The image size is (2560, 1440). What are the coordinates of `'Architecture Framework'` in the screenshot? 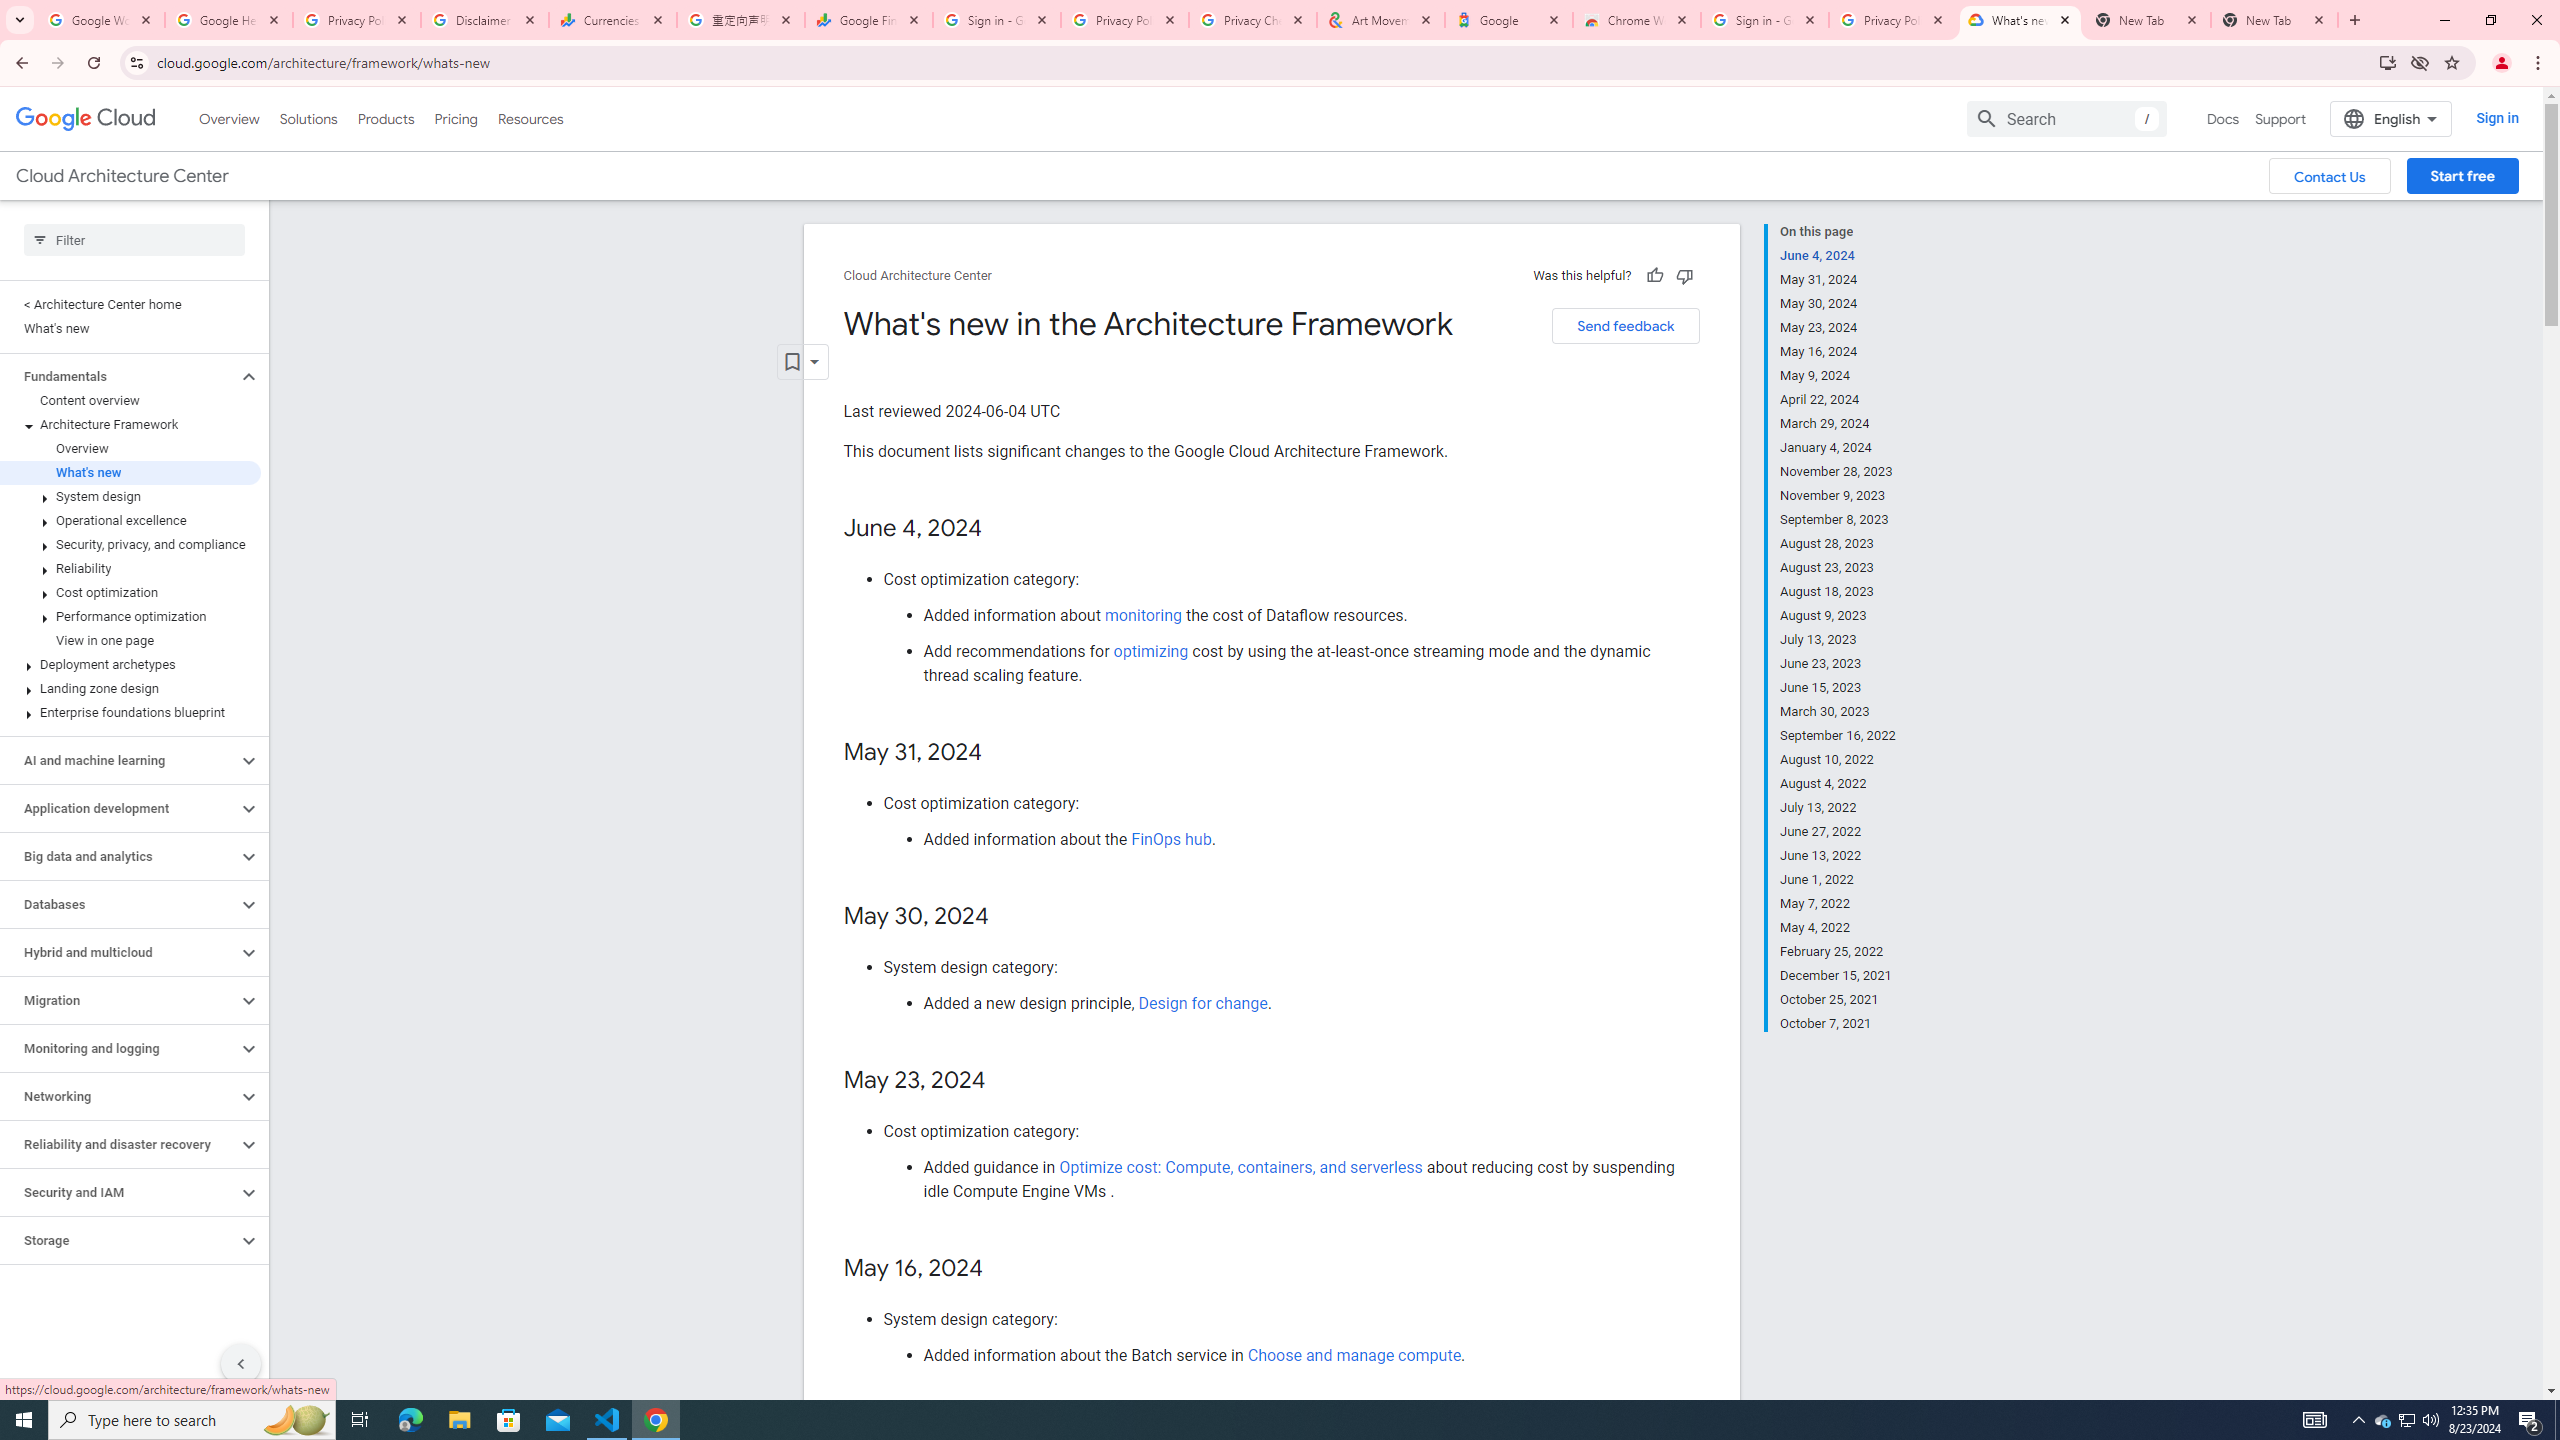 It's located at (130, 424).